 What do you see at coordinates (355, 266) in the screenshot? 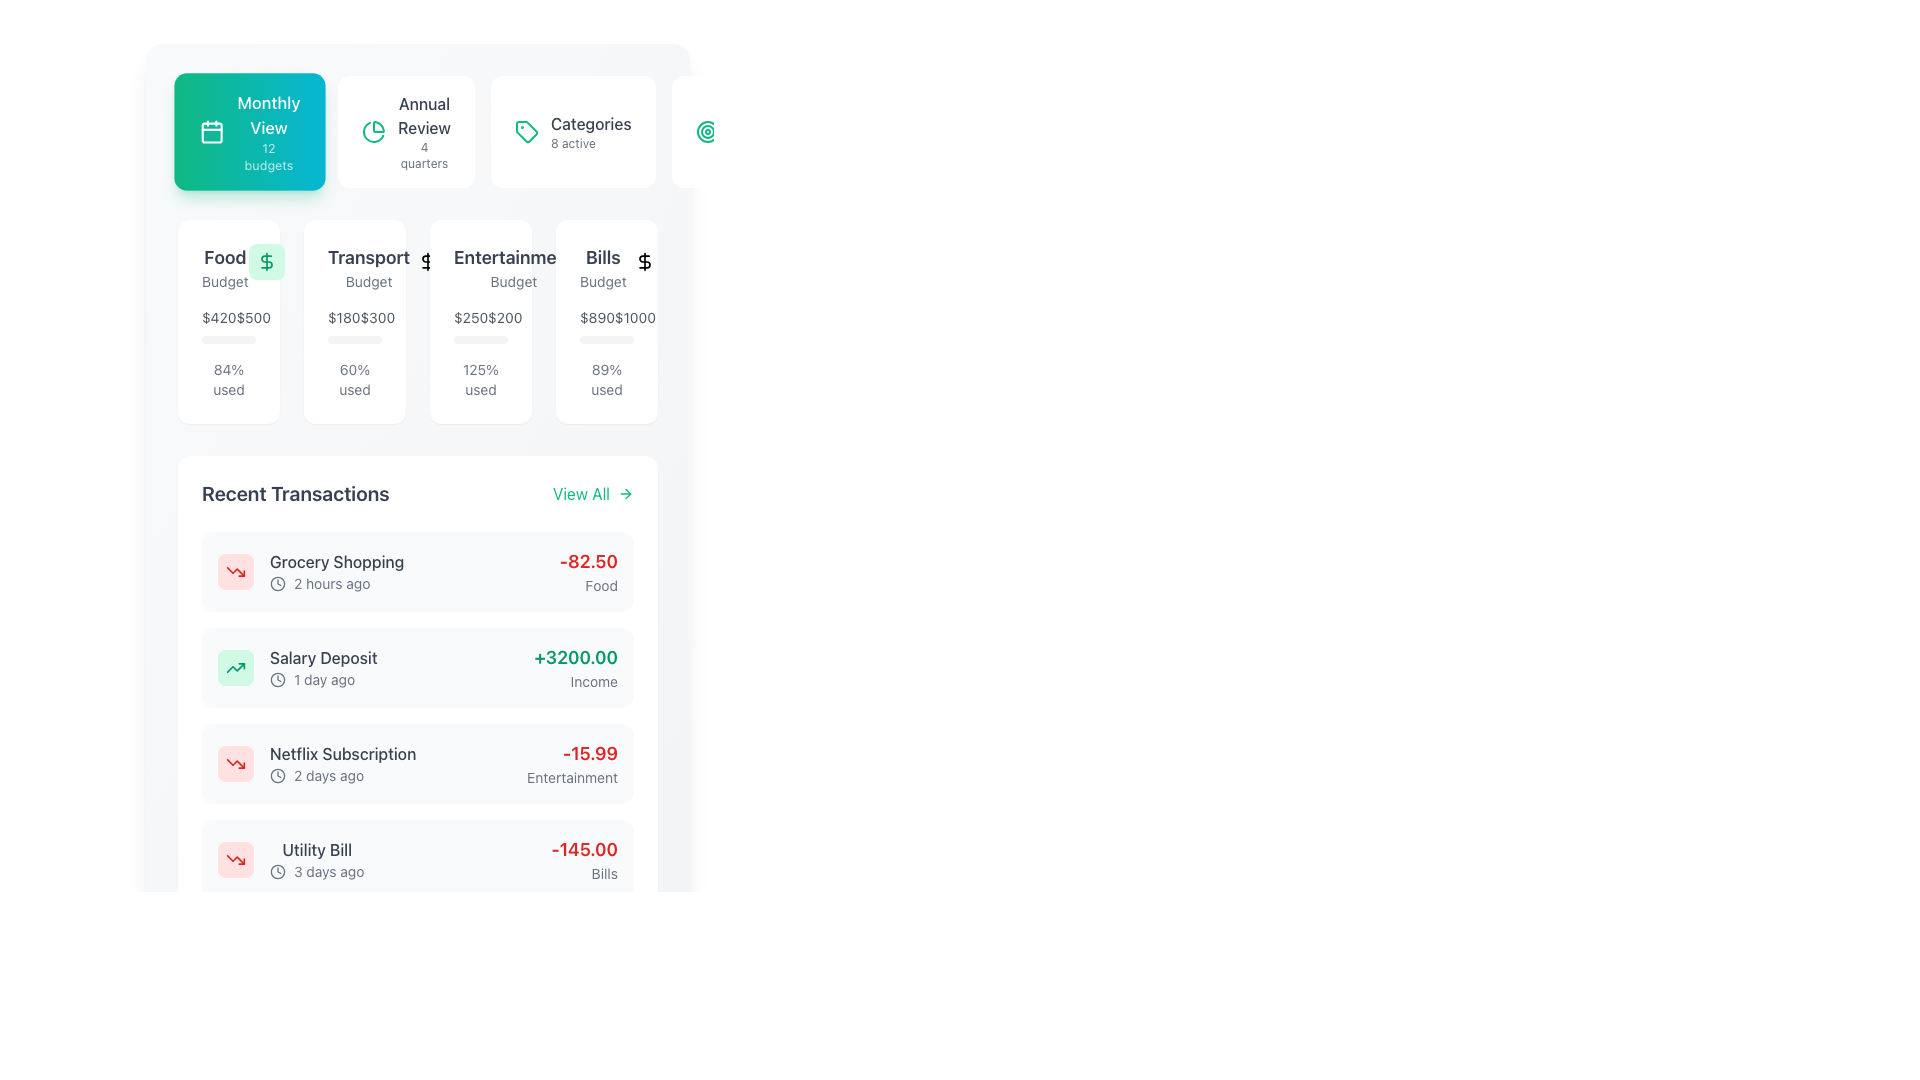
I see `the Text Label displaying 'Transport' in bold and 'Budget' in gray, located in the second card from the left in the grid of budget cards` at bounding box center [355, 266].